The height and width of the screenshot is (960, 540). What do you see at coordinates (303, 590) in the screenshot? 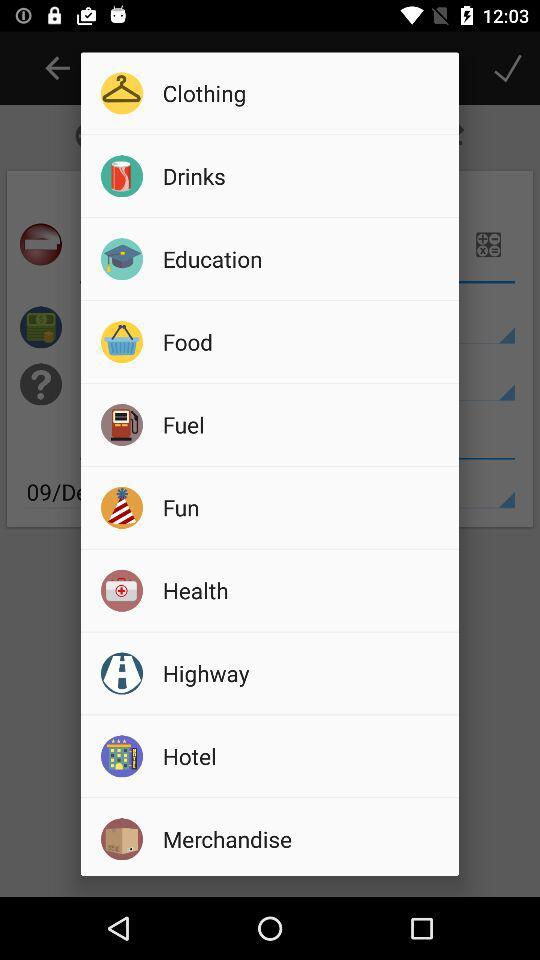
I see `health` at bounding box center [303, 590].